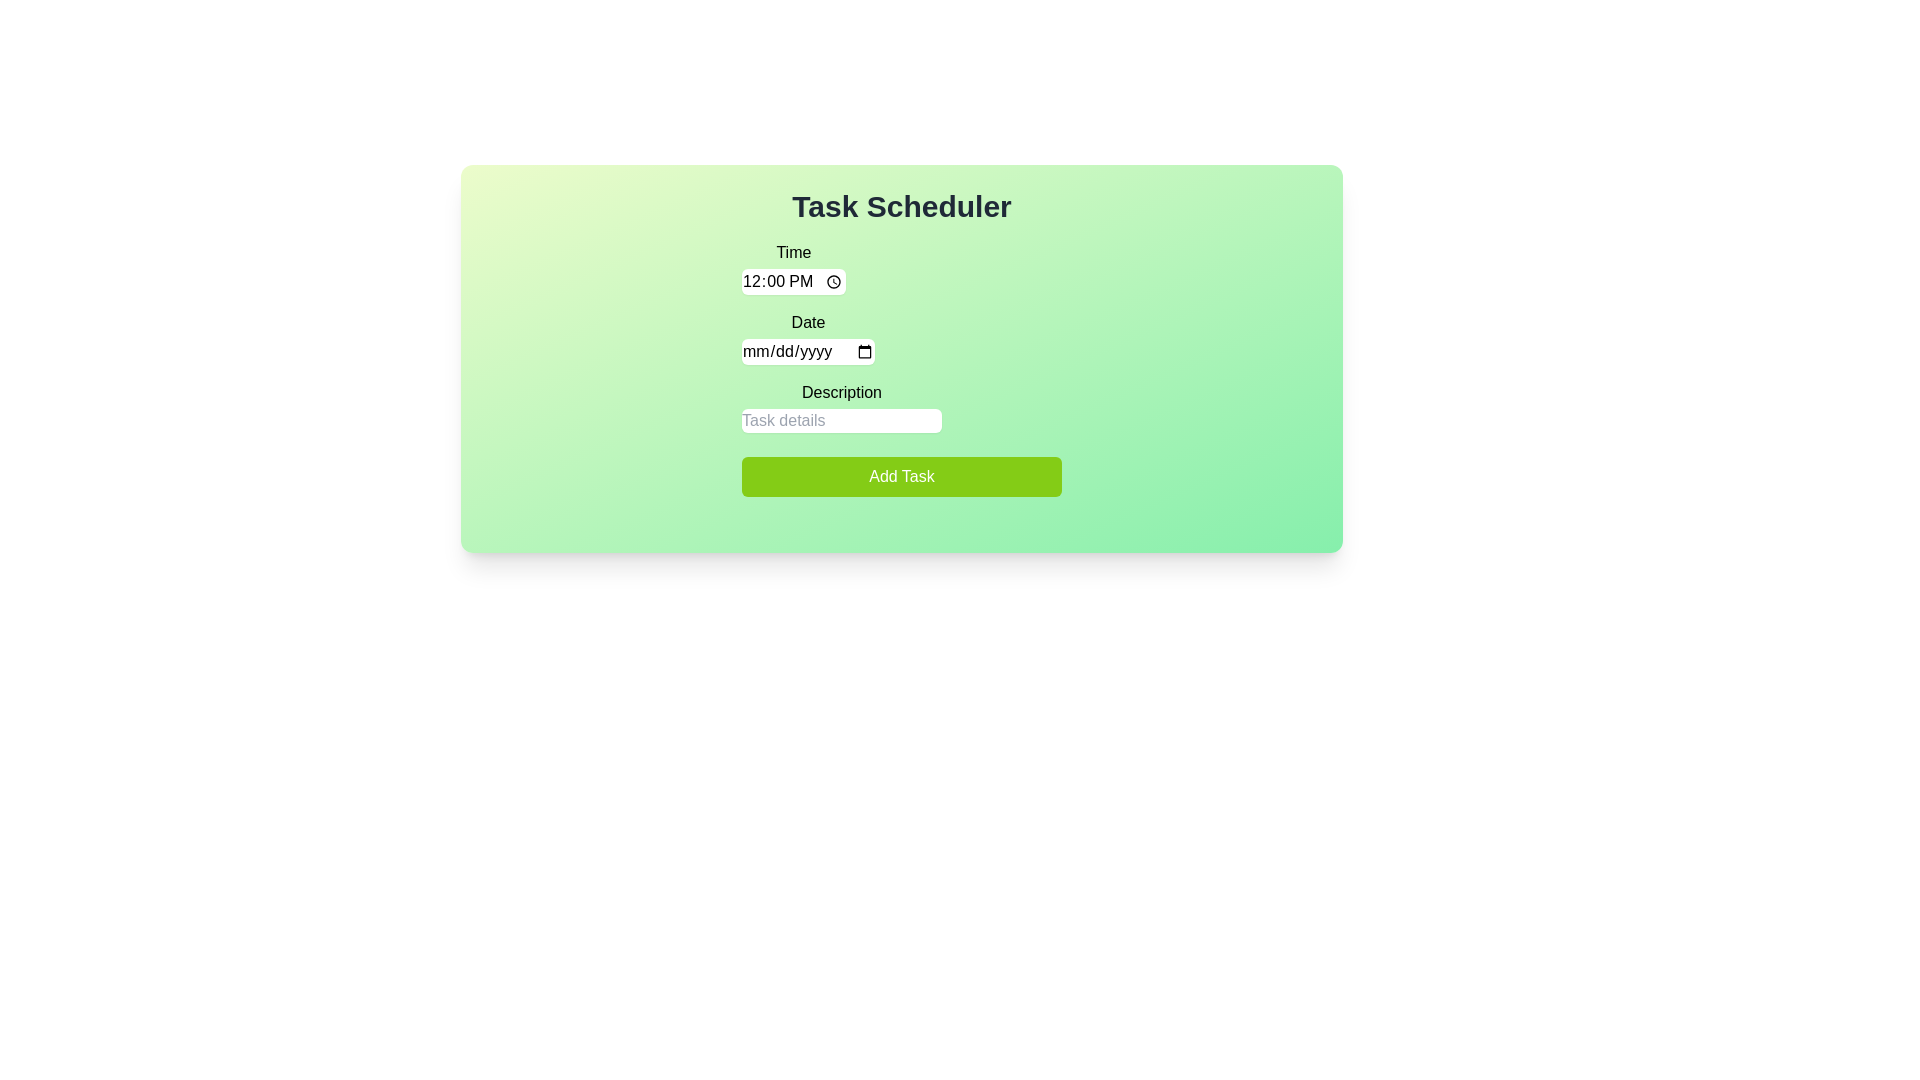 The height and width of the screenshot is (1080, 1920). Describe the element at coordinates (808, 350) in the screenshot. I see `the Date input field, which is styled with rounded corners and a light border, located below the 'Date' label in the task-scheduling panel` at that location.